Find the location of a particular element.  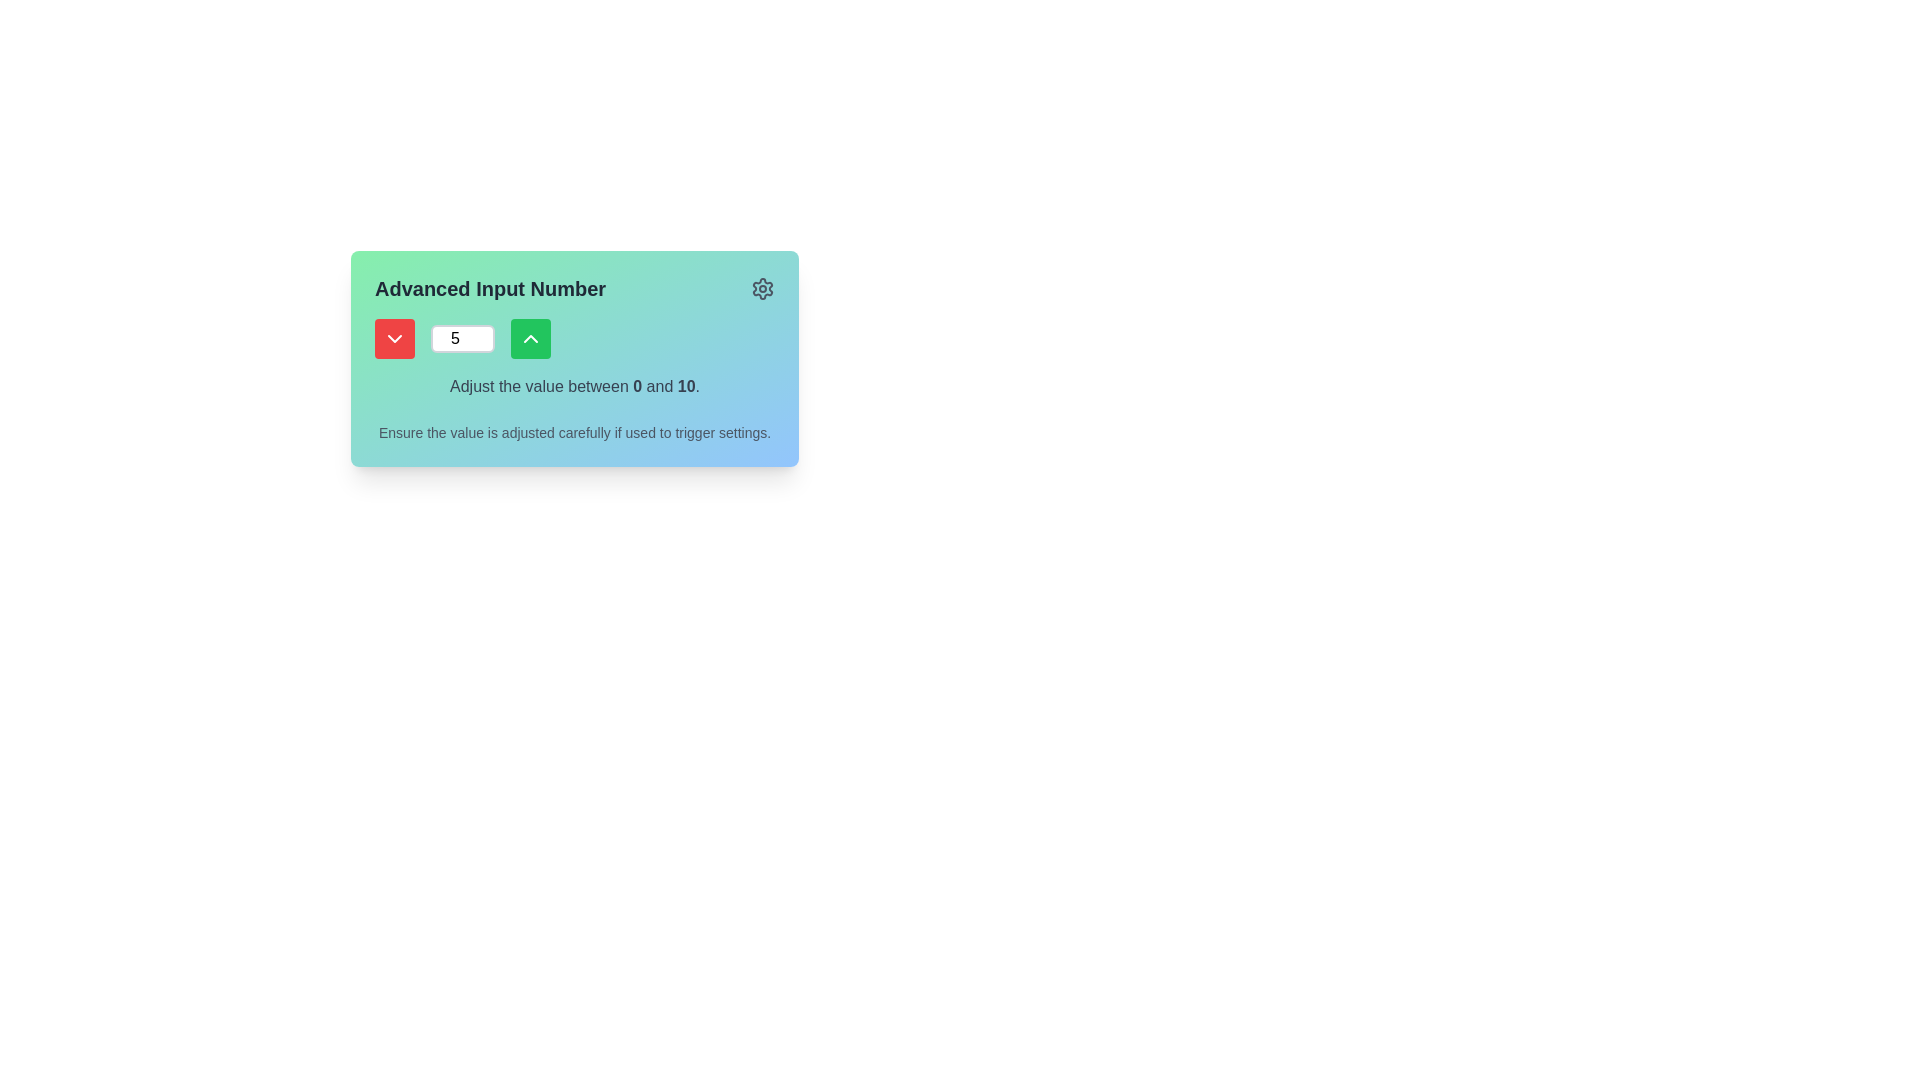

the small gray text label centered within the gradient background of the rounded rectangular card that specifies advanced input options is located at coordinates (574, 431).